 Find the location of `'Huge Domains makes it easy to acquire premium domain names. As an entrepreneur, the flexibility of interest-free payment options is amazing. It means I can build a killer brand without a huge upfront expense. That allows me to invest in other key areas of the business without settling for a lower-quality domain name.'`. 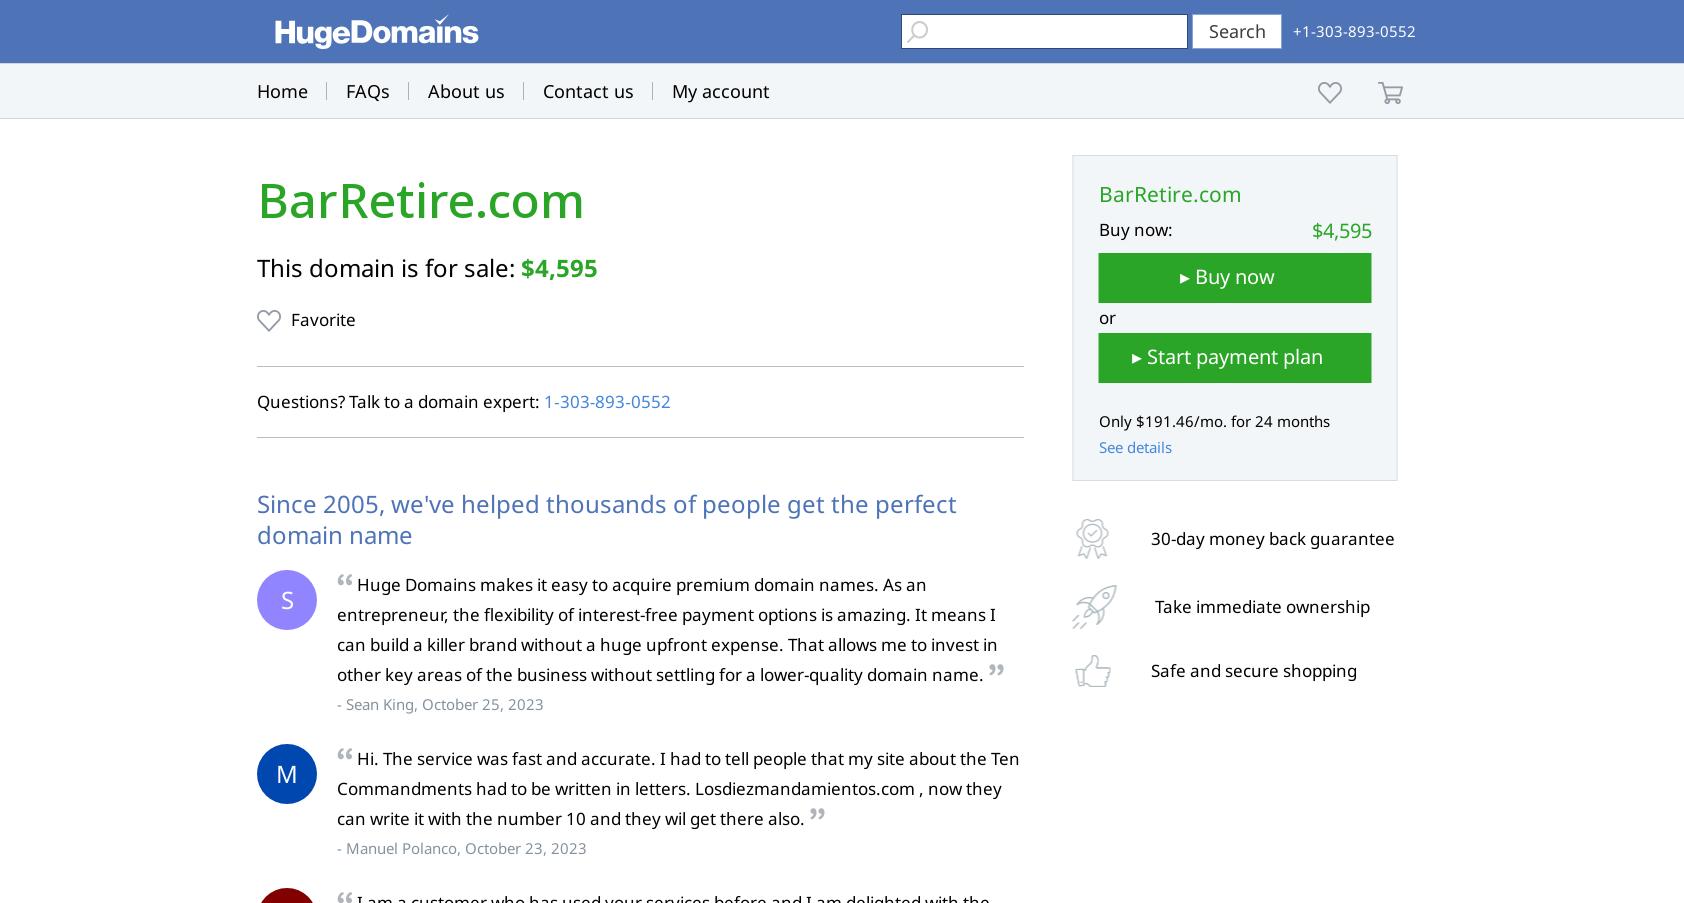

'Huge Domains makes it easy to acquire premium domain names. As an entrepreneur, the flexibility of interest-free payment options is amazing. It means I can build a killer brand without a huge upfront expense. That allows me to invest in other key areas of the business without settling for a lower-quality domain name.' is located at coordinates (667, 629).